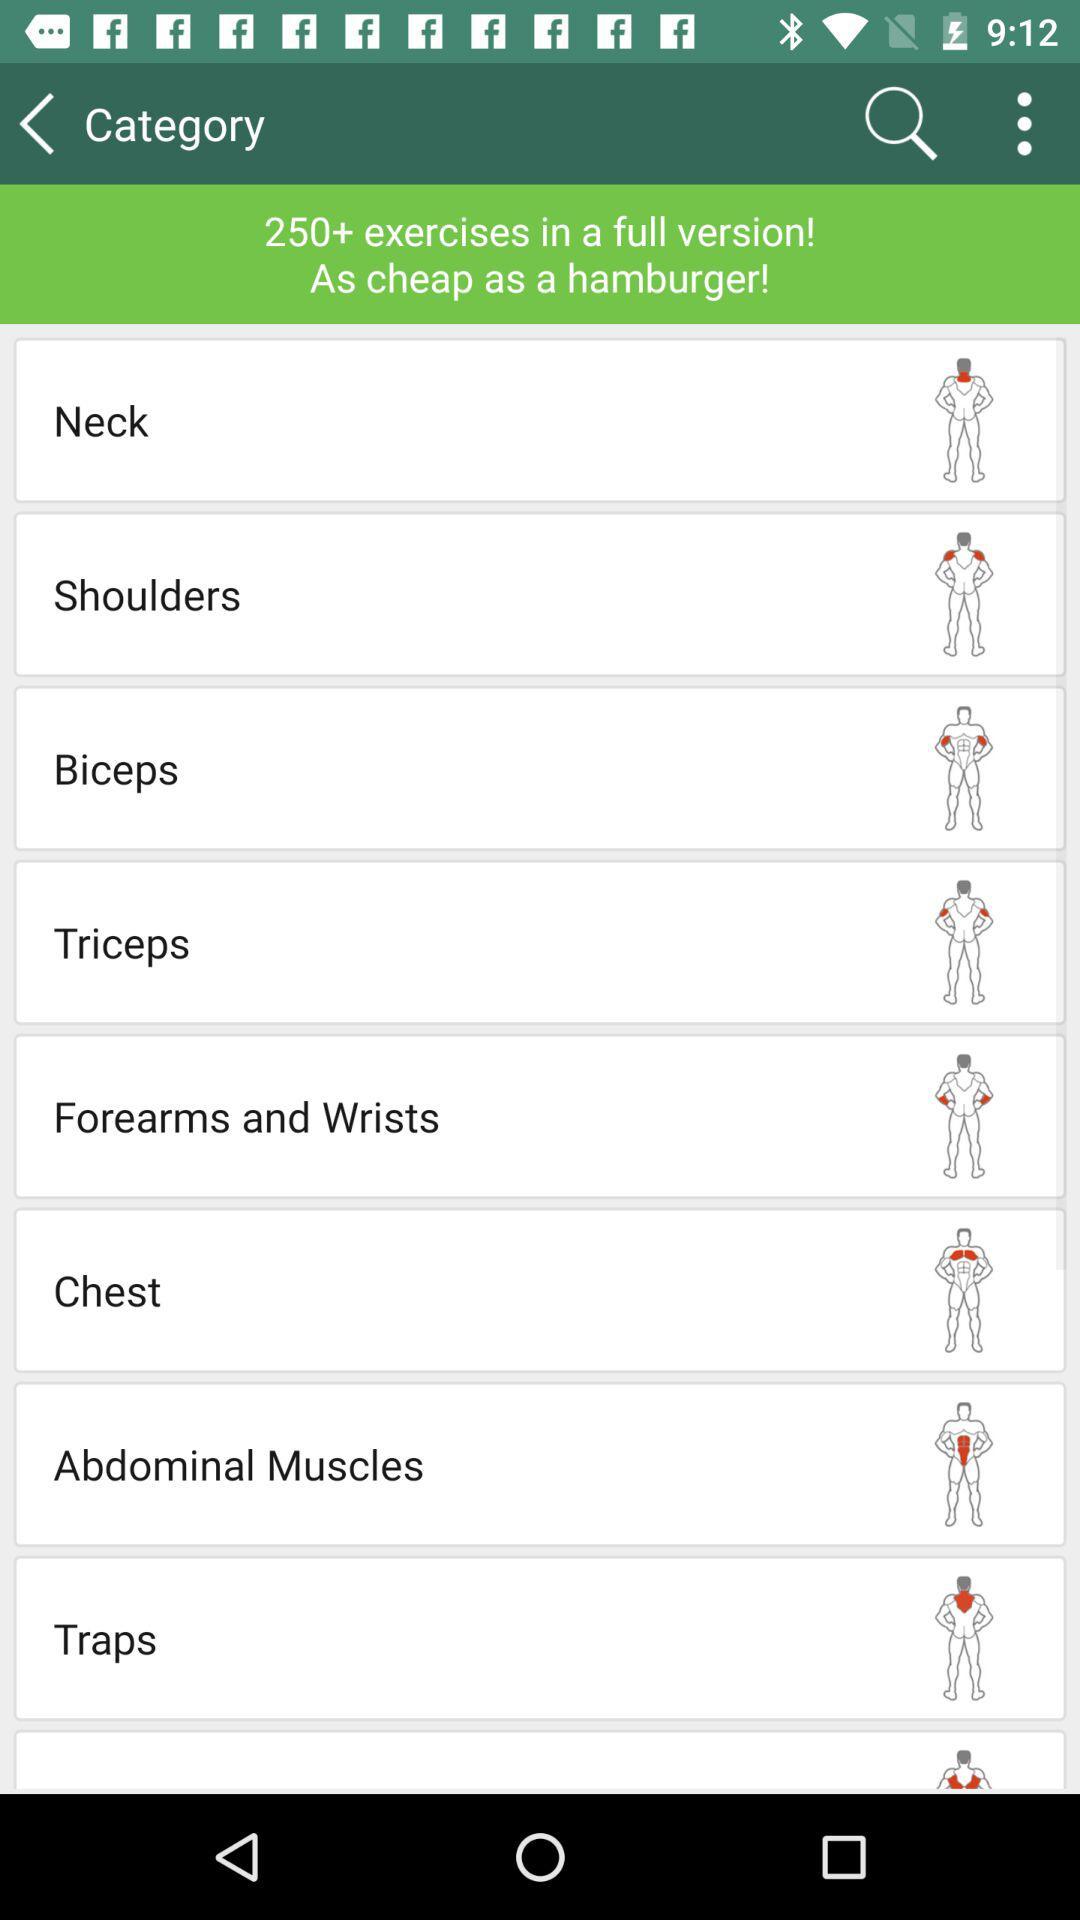 This screenshot has width=1080, height=1920. Describe the element at coordinates (457, 1290) in the screenshot. I see `the chest item` at that location.